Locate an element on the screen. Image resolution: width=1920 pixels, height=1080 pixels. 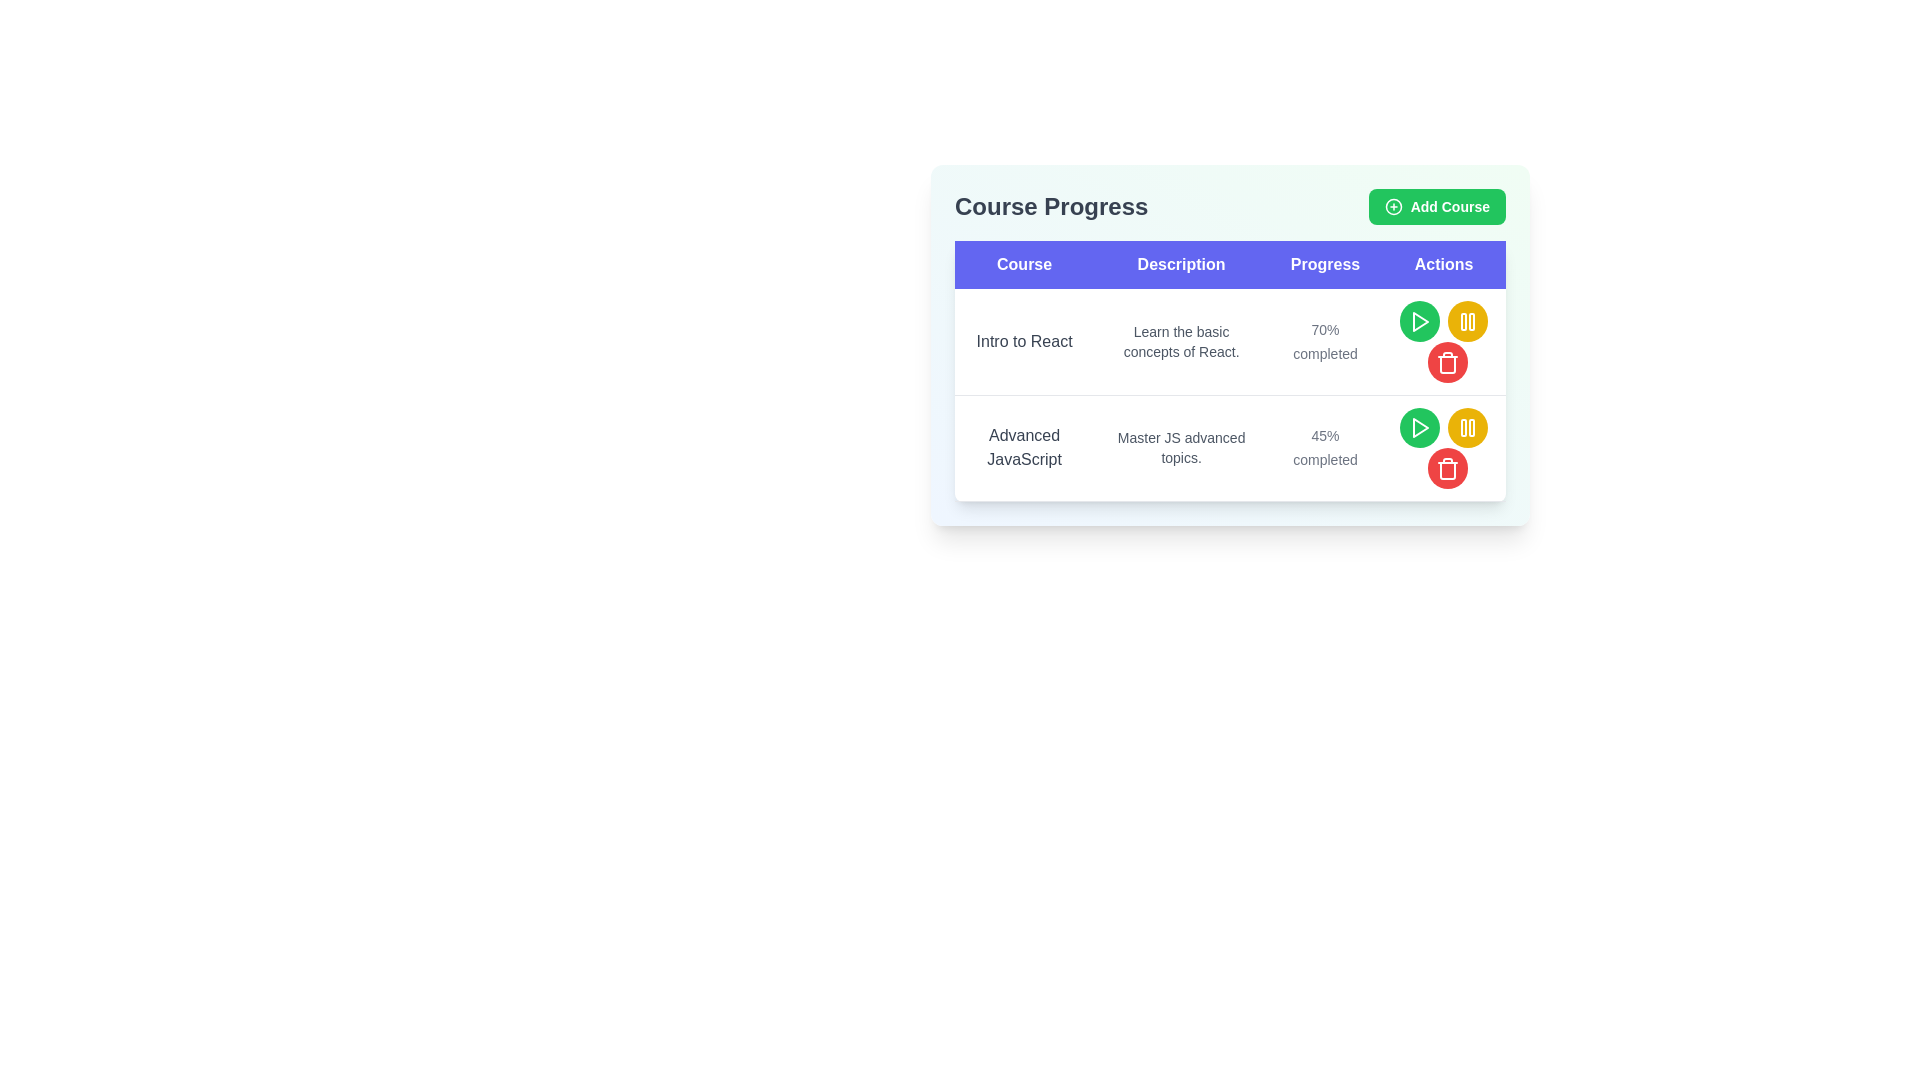
the text field displaying '45% completed' in the 'Progress' column for the 'Advanced JavaScript' course is located at coordinates (1325, 447).